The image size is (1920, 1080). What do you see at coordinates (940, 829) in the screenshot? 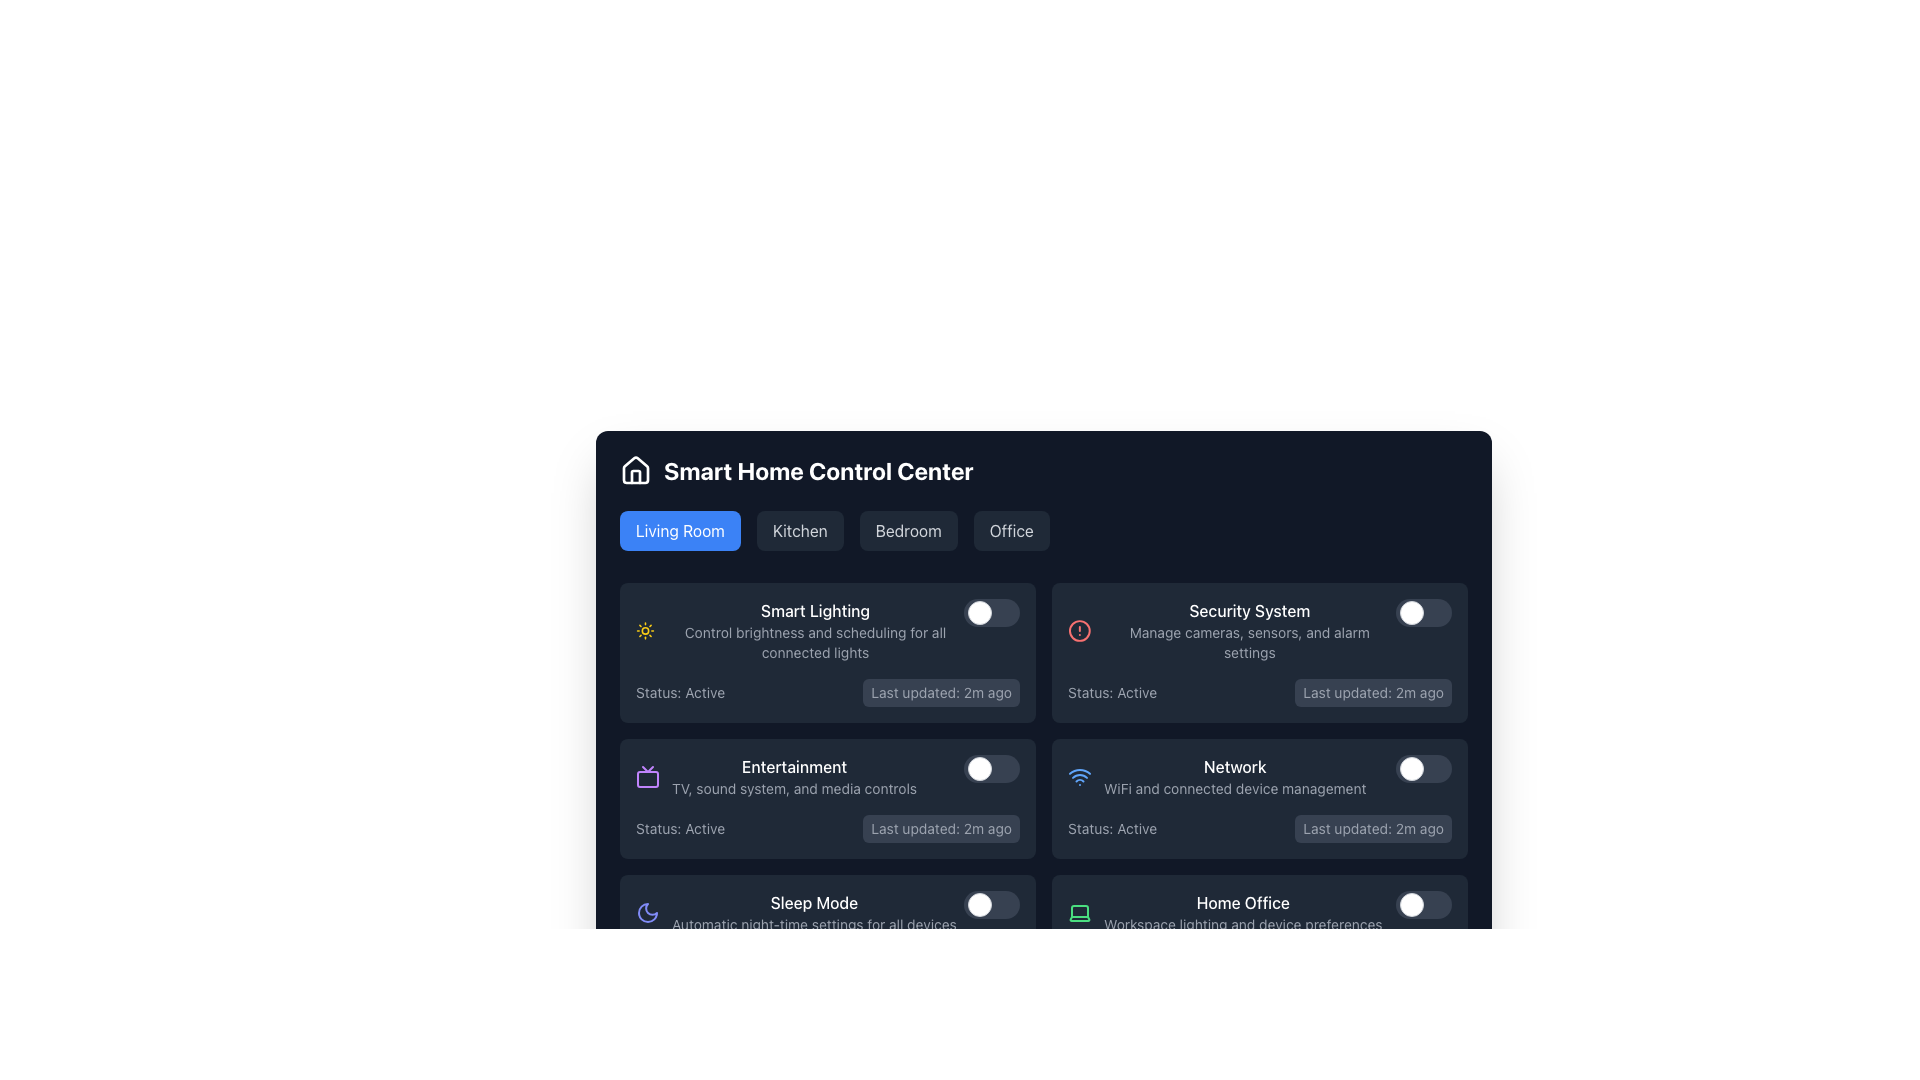
I see `the text label that indicates the time since the data was last updated, located in the bottom-right corner of the 'Entertainment' card` at bounding box center [940, 829].